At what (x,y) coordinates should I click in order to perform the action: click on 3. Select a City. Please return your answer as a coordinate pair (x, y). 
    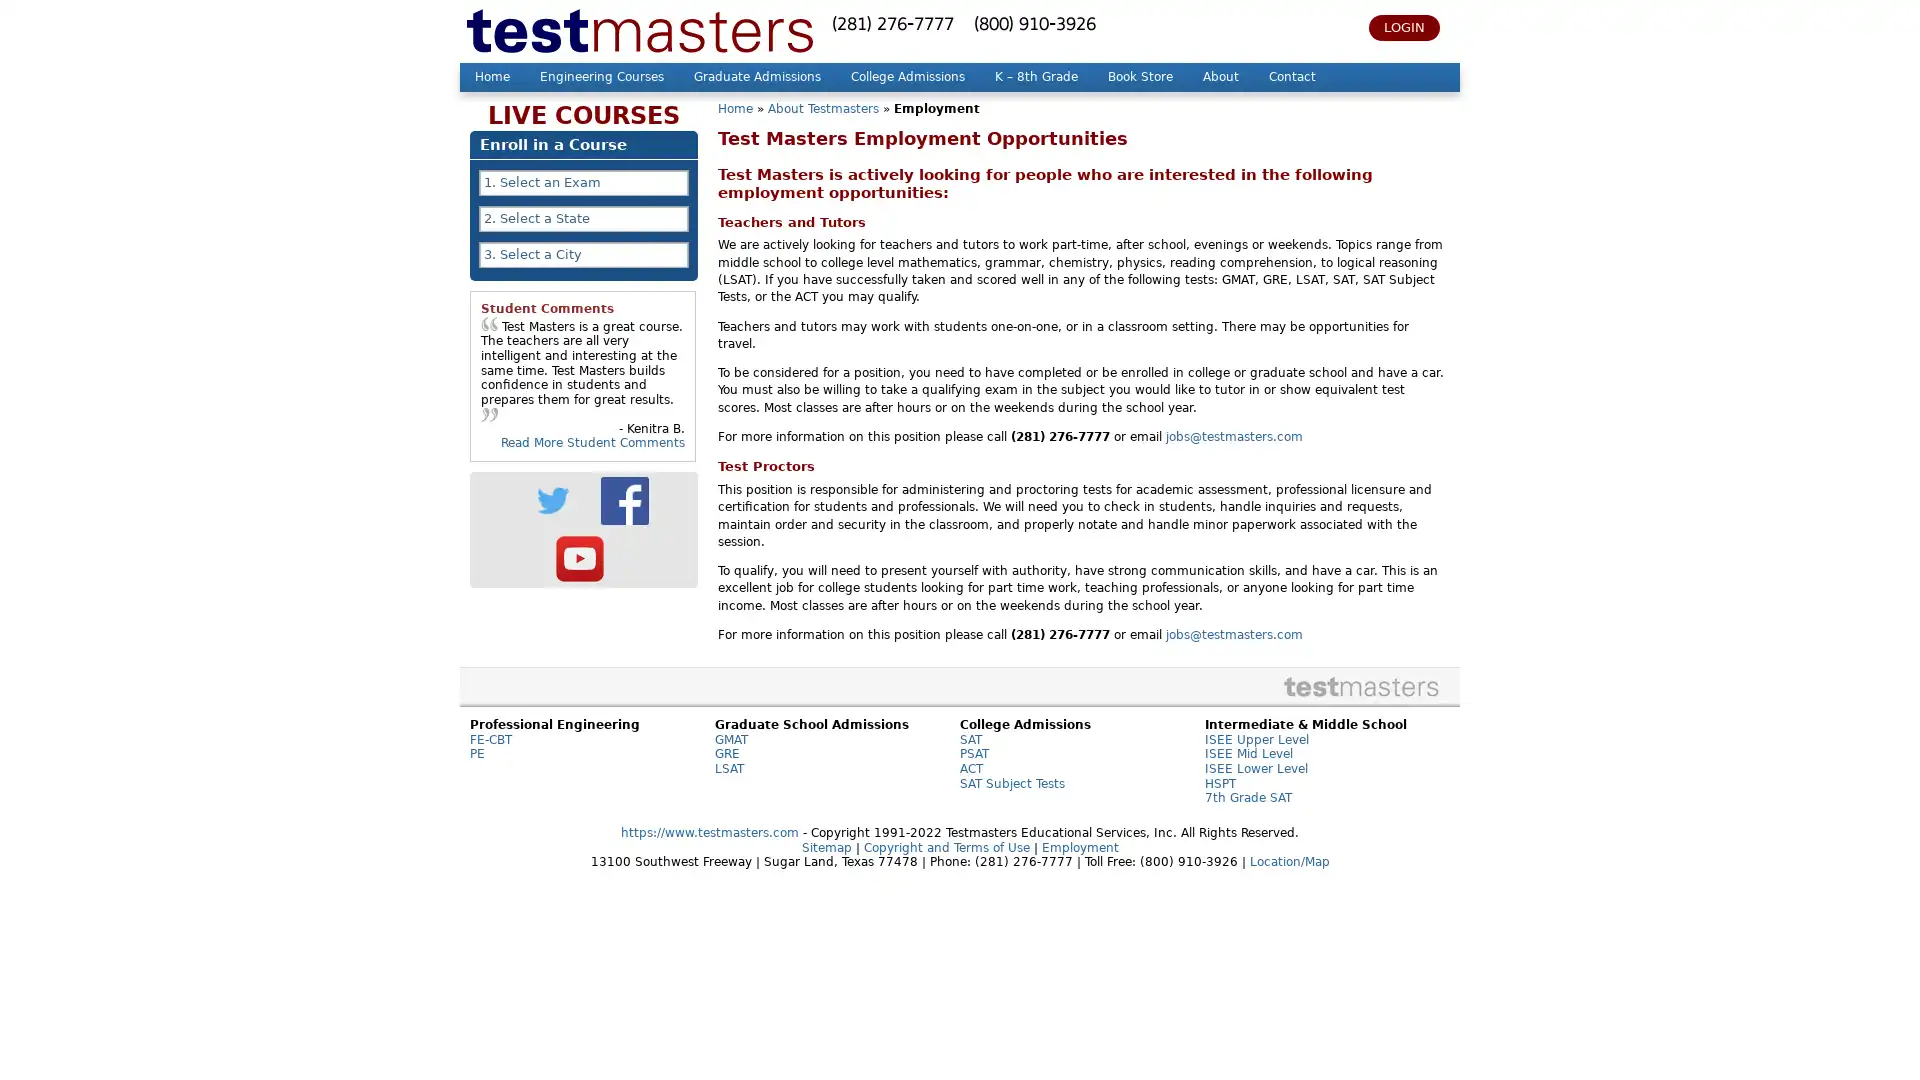
    Looking at the image, I should click on (583, 253).